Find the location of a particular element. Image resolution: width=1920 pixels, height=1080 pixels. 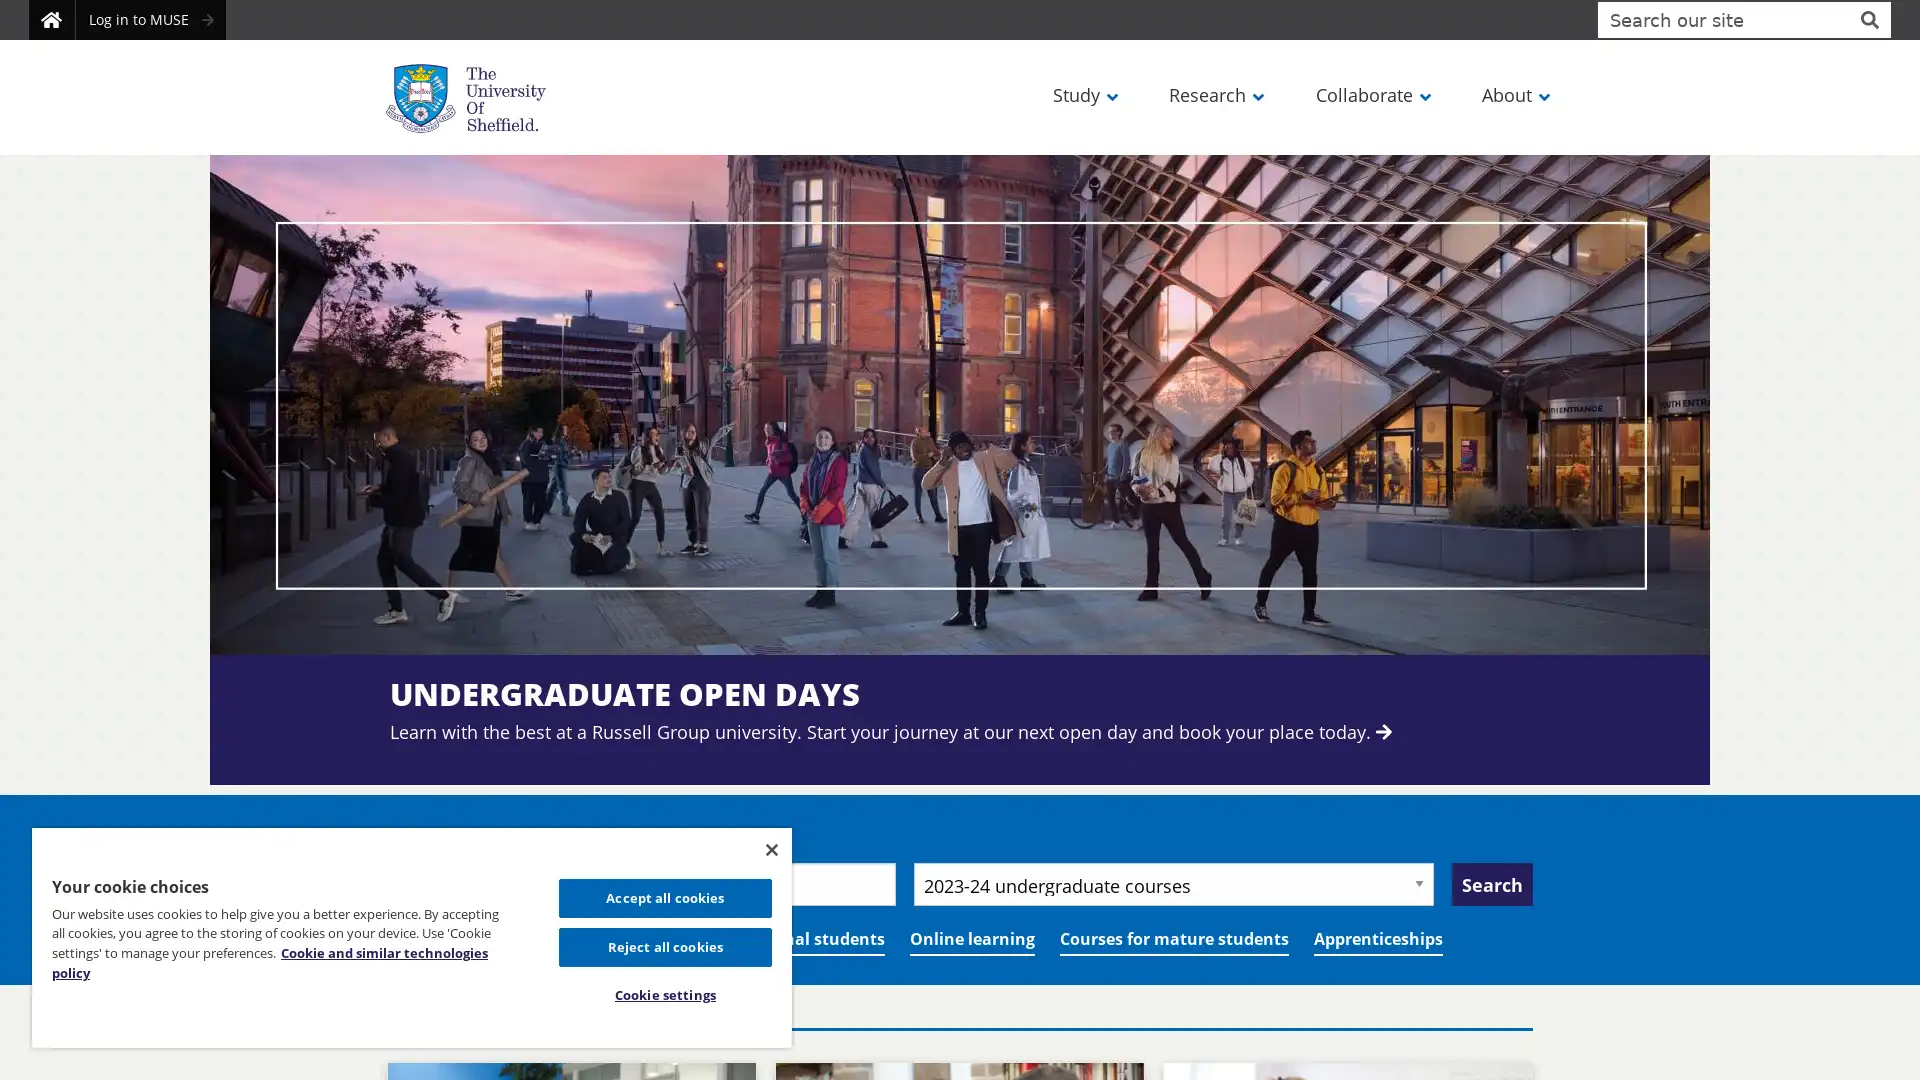

Collaborate is located at coordinates (1370, 94).